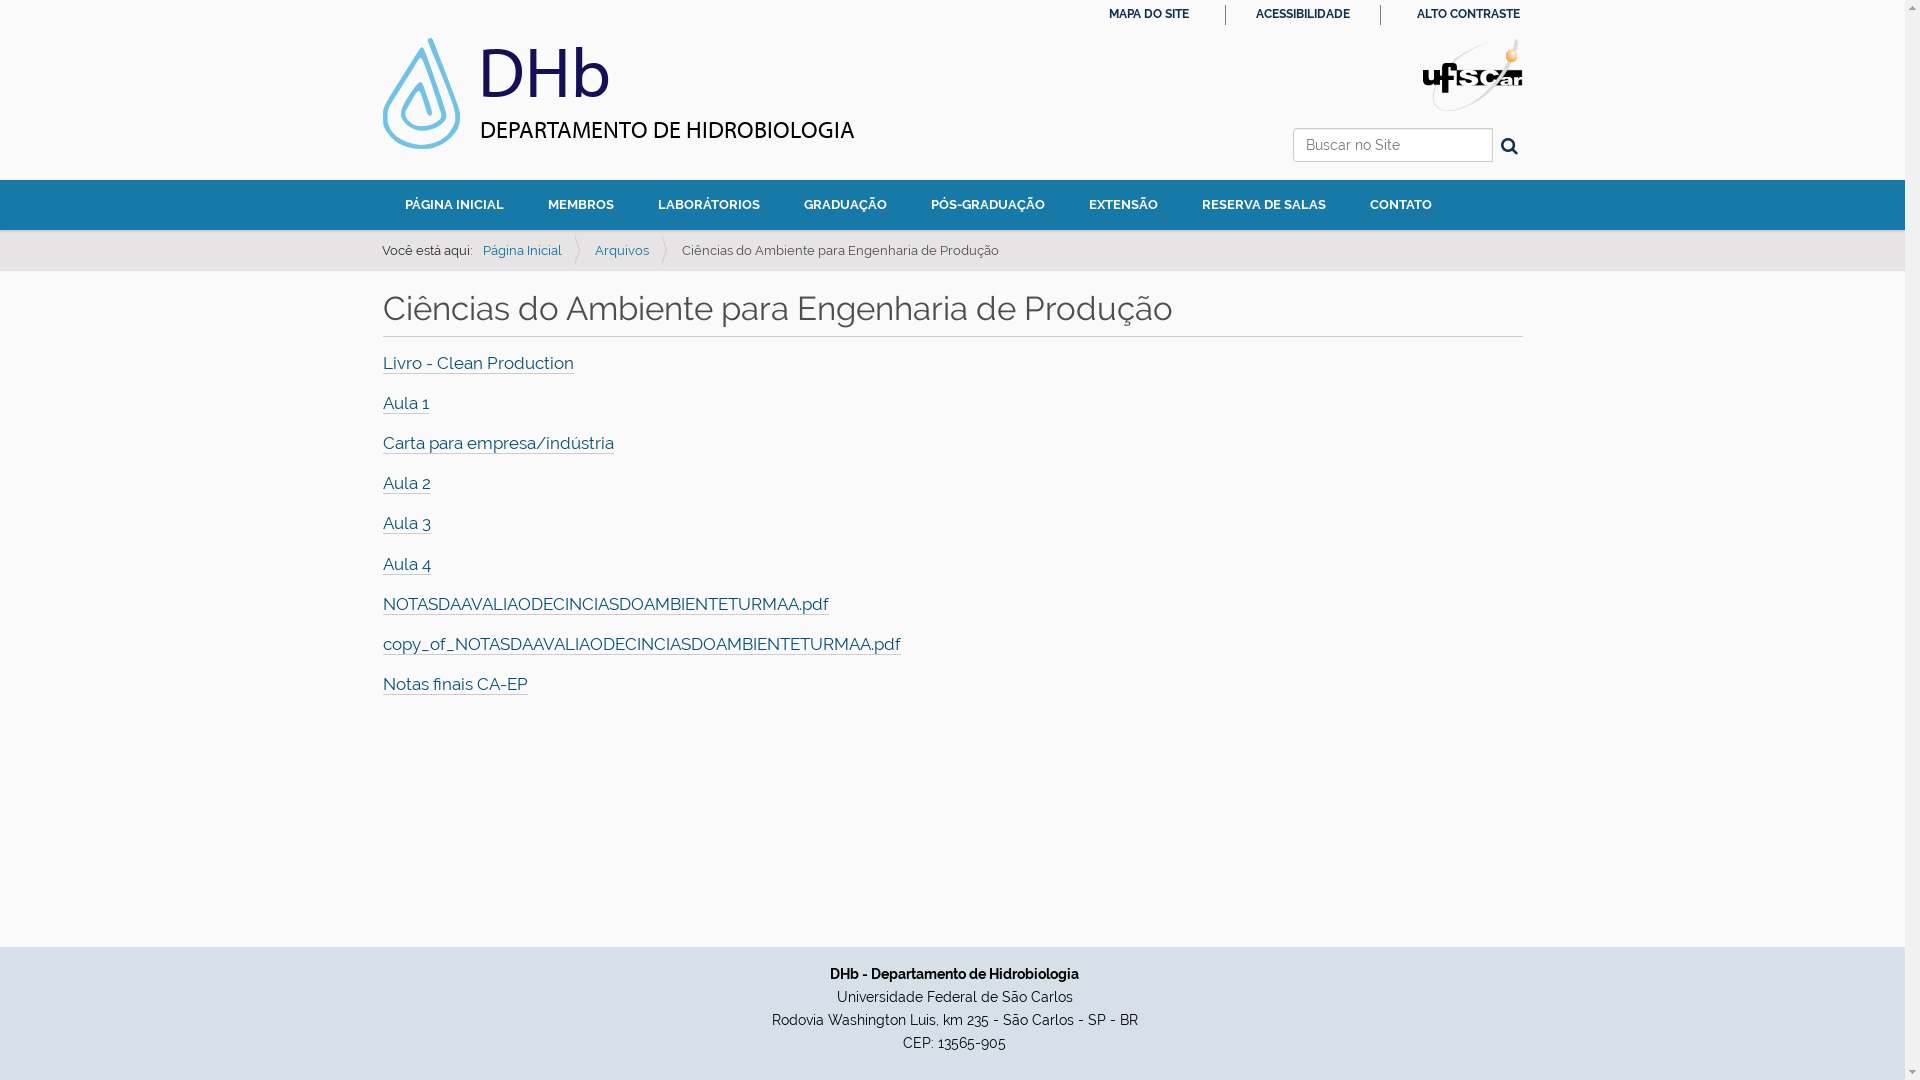  What do you see at coordinates (1400, 204) in the screenshot?
I see `'CONTATO'` at bounding box center [1400, 204].